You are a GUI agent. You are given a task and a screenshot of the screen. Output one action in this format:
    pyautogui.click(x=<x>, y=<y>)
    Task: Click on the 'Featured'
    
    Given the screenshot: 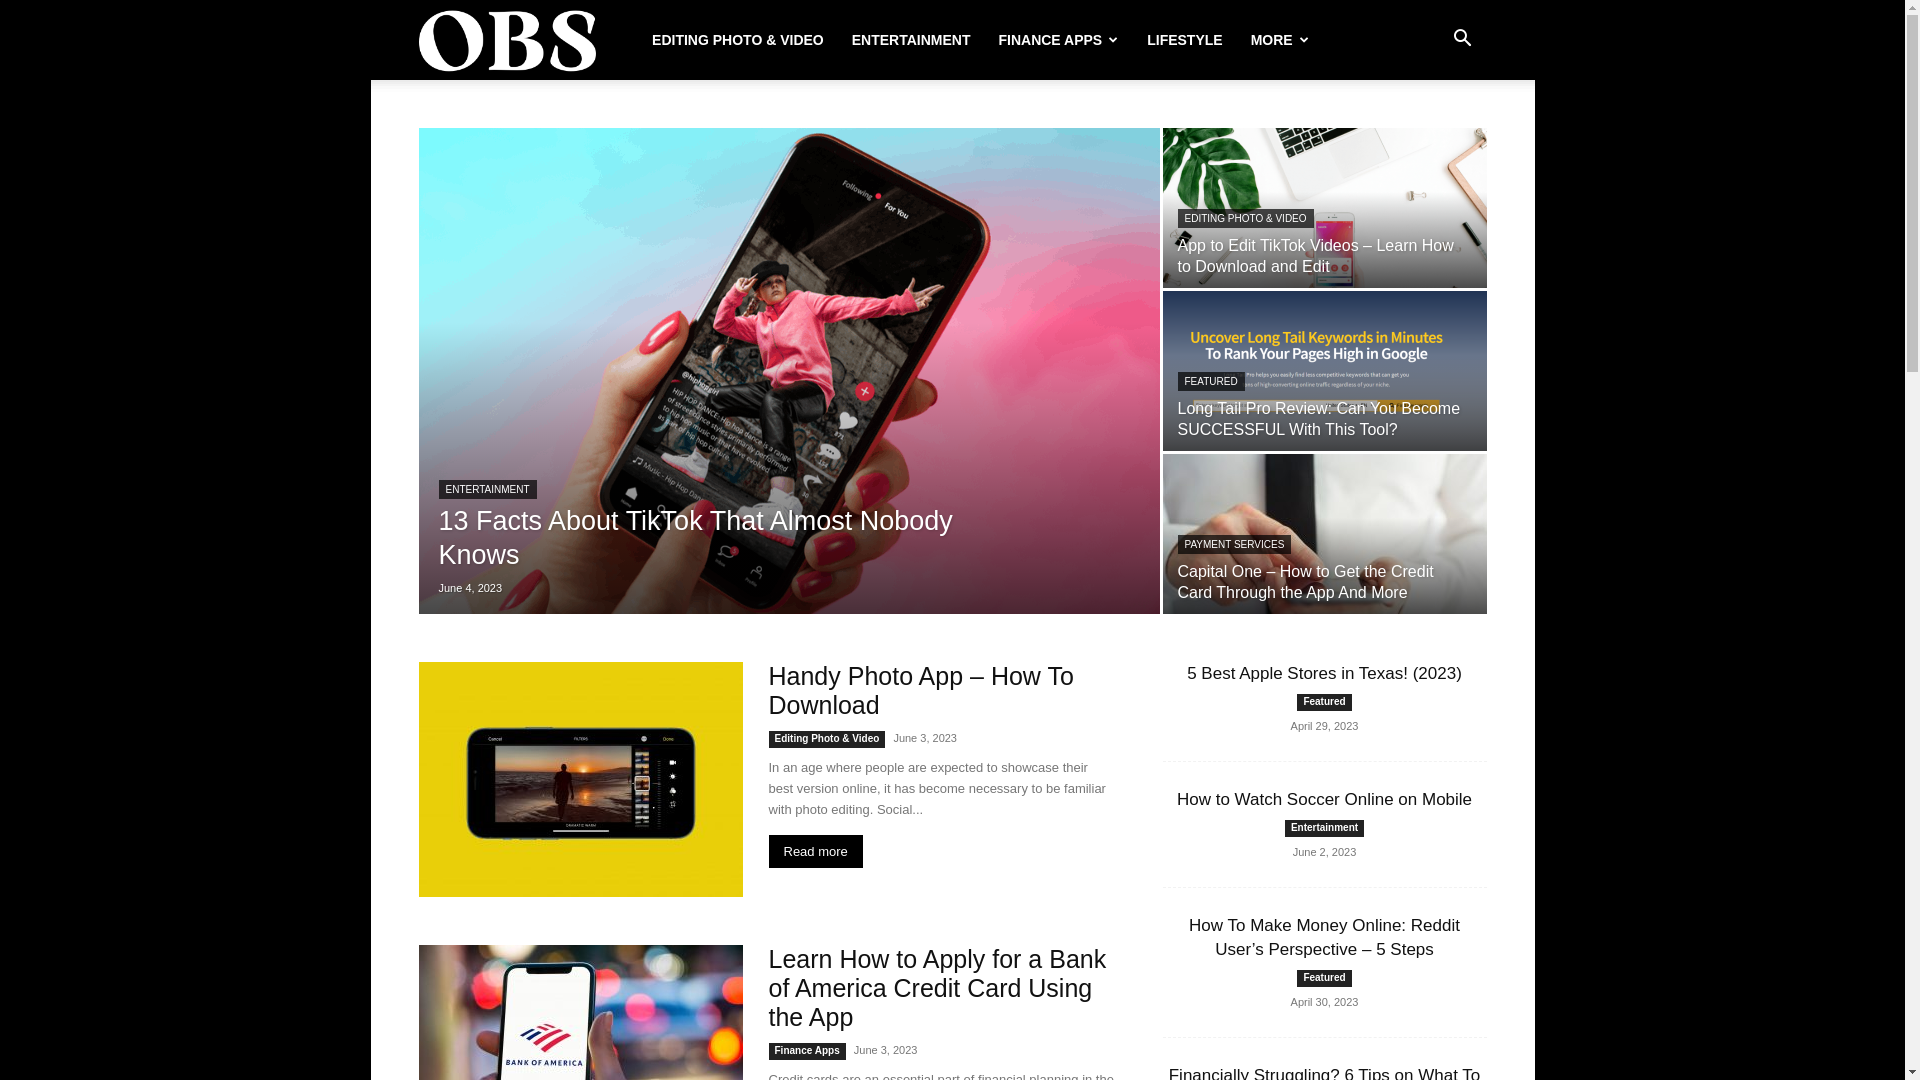 What is the action you would take?
    pyautogui.click(x=1324, y=701)
    